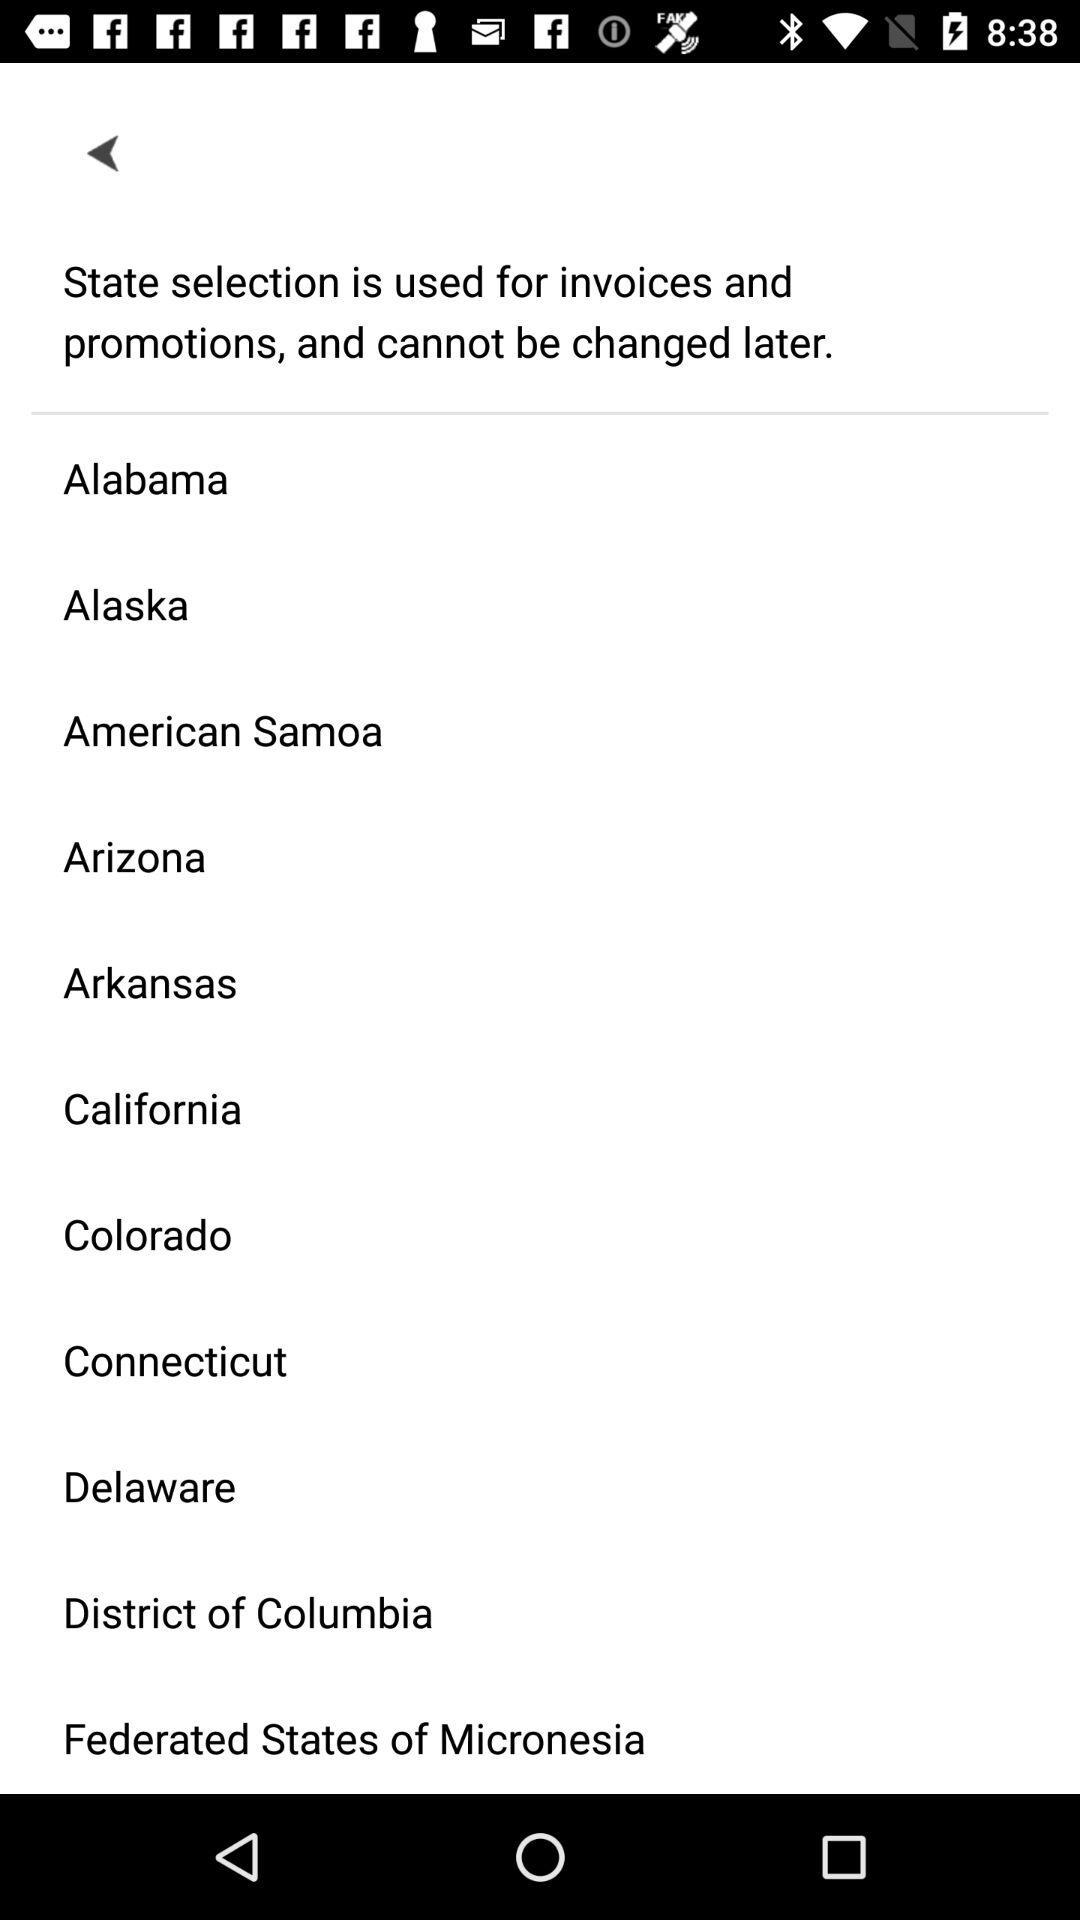  What do you see at coordinates (523, 1734) in the screenshot?
I see `federated states of item` at bounding box center [523, 1734].